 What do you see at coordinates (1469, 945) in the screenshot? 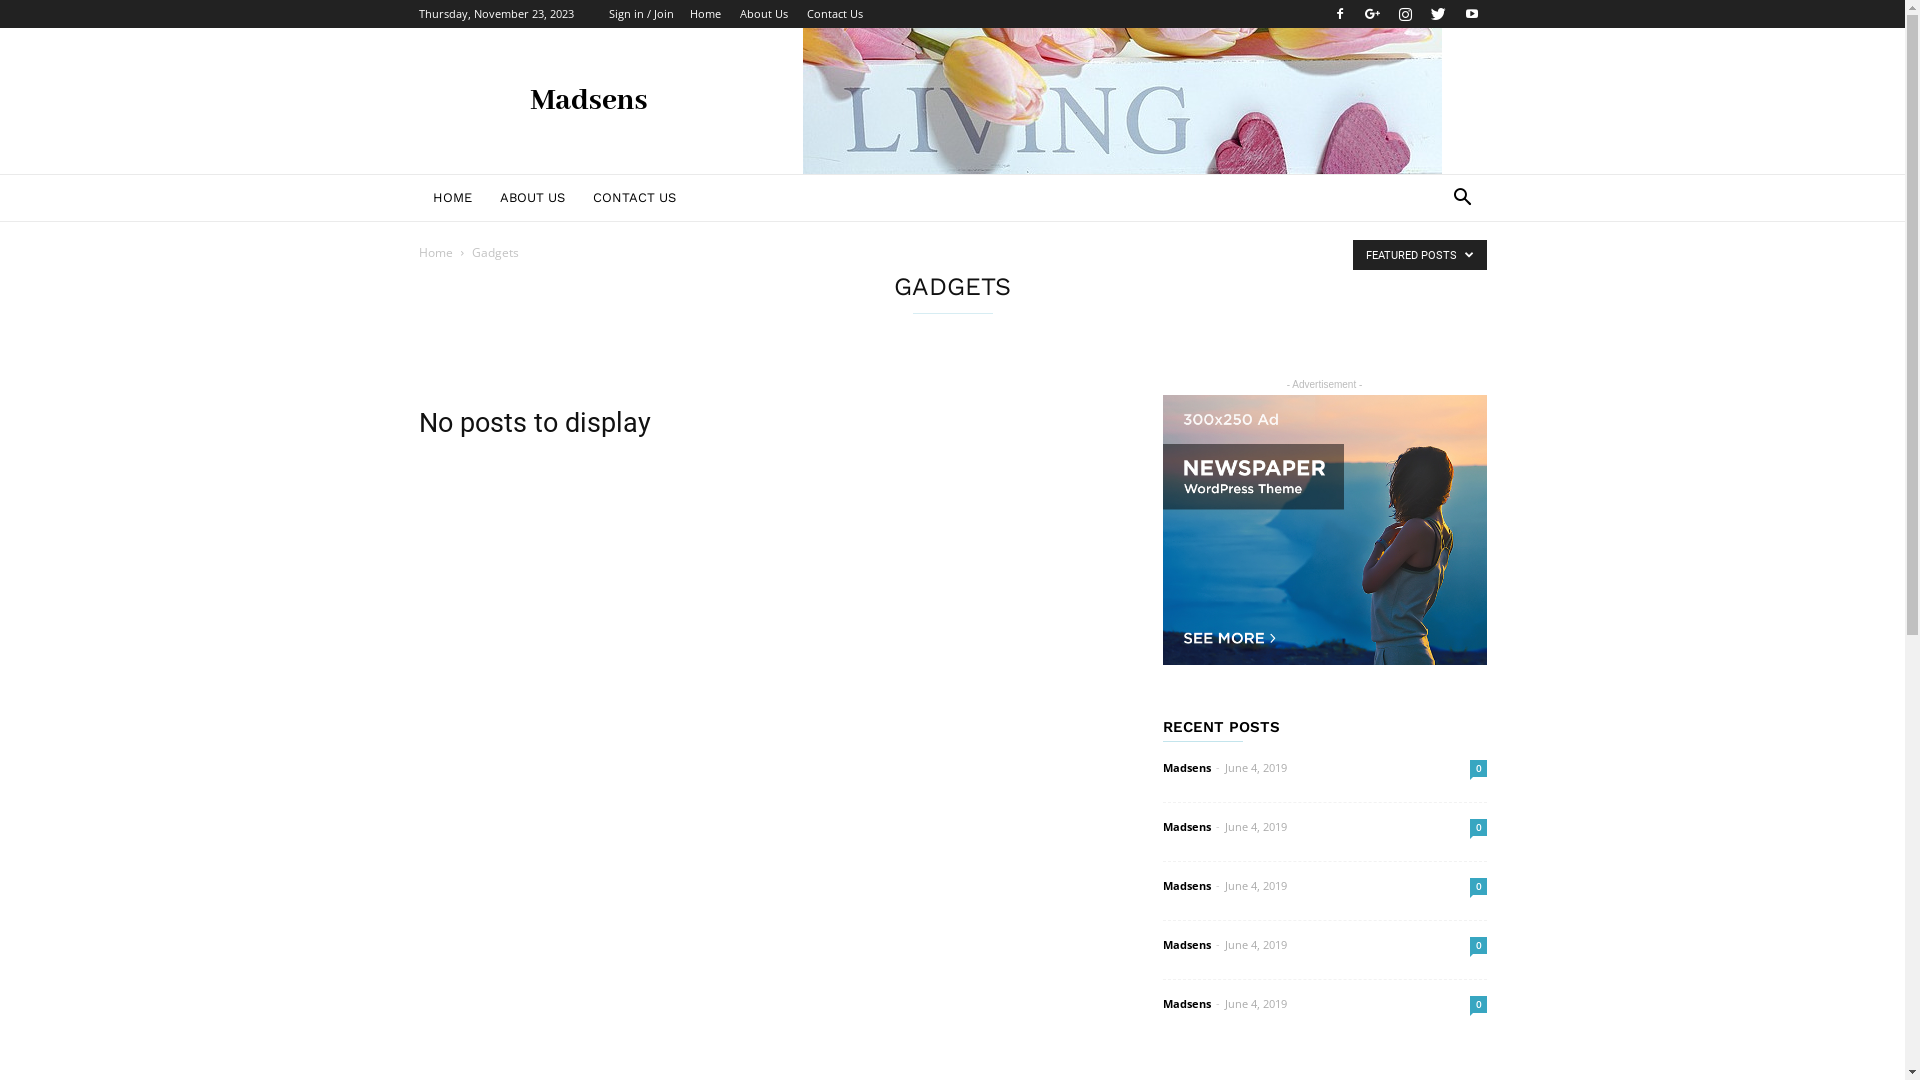
I see `'0'` at bounding box center [1469, 945].